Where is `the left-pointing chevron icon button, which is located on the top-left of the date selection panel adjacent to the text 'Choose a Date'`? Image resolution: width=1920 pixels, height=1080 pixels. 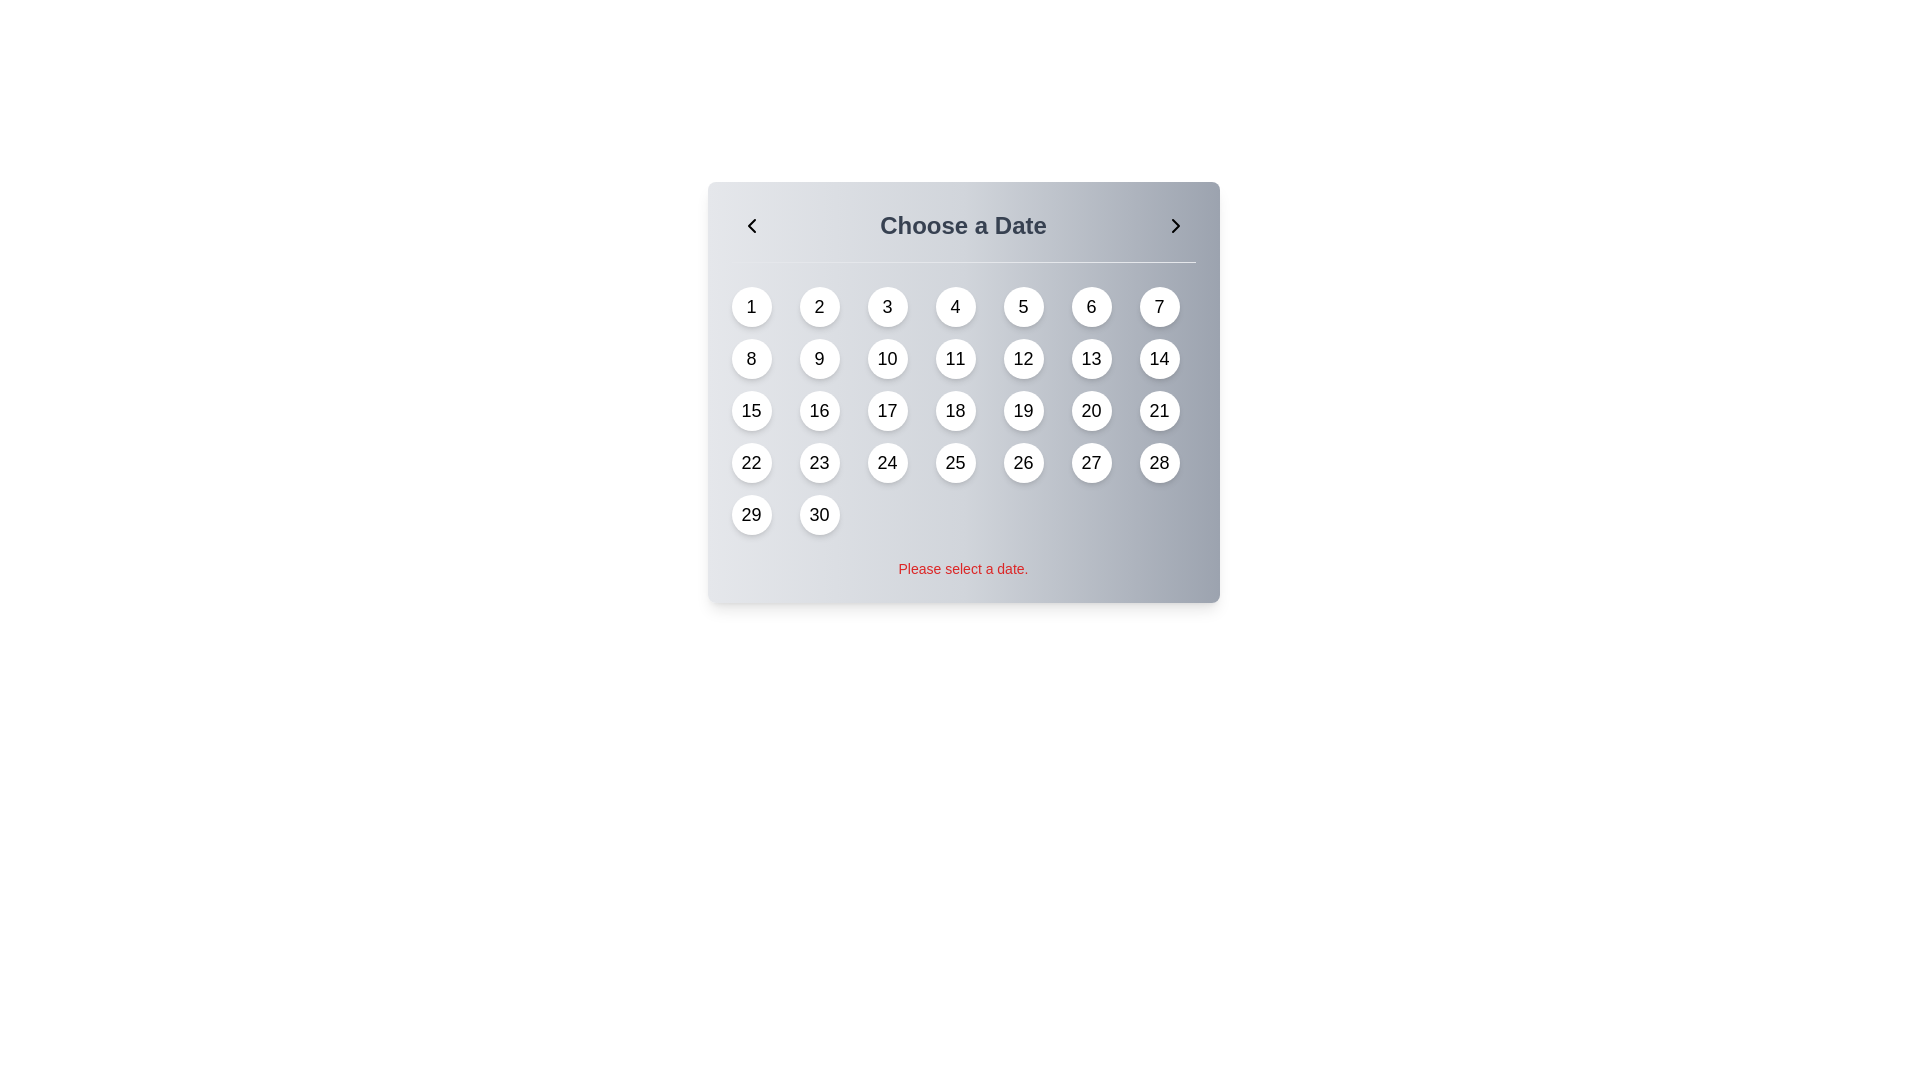
the left-pointing chevron icon button, which is located on the top-left of the date selection panel adjacent to the text 'Choose a Date' is located at coordinates (750, 225).